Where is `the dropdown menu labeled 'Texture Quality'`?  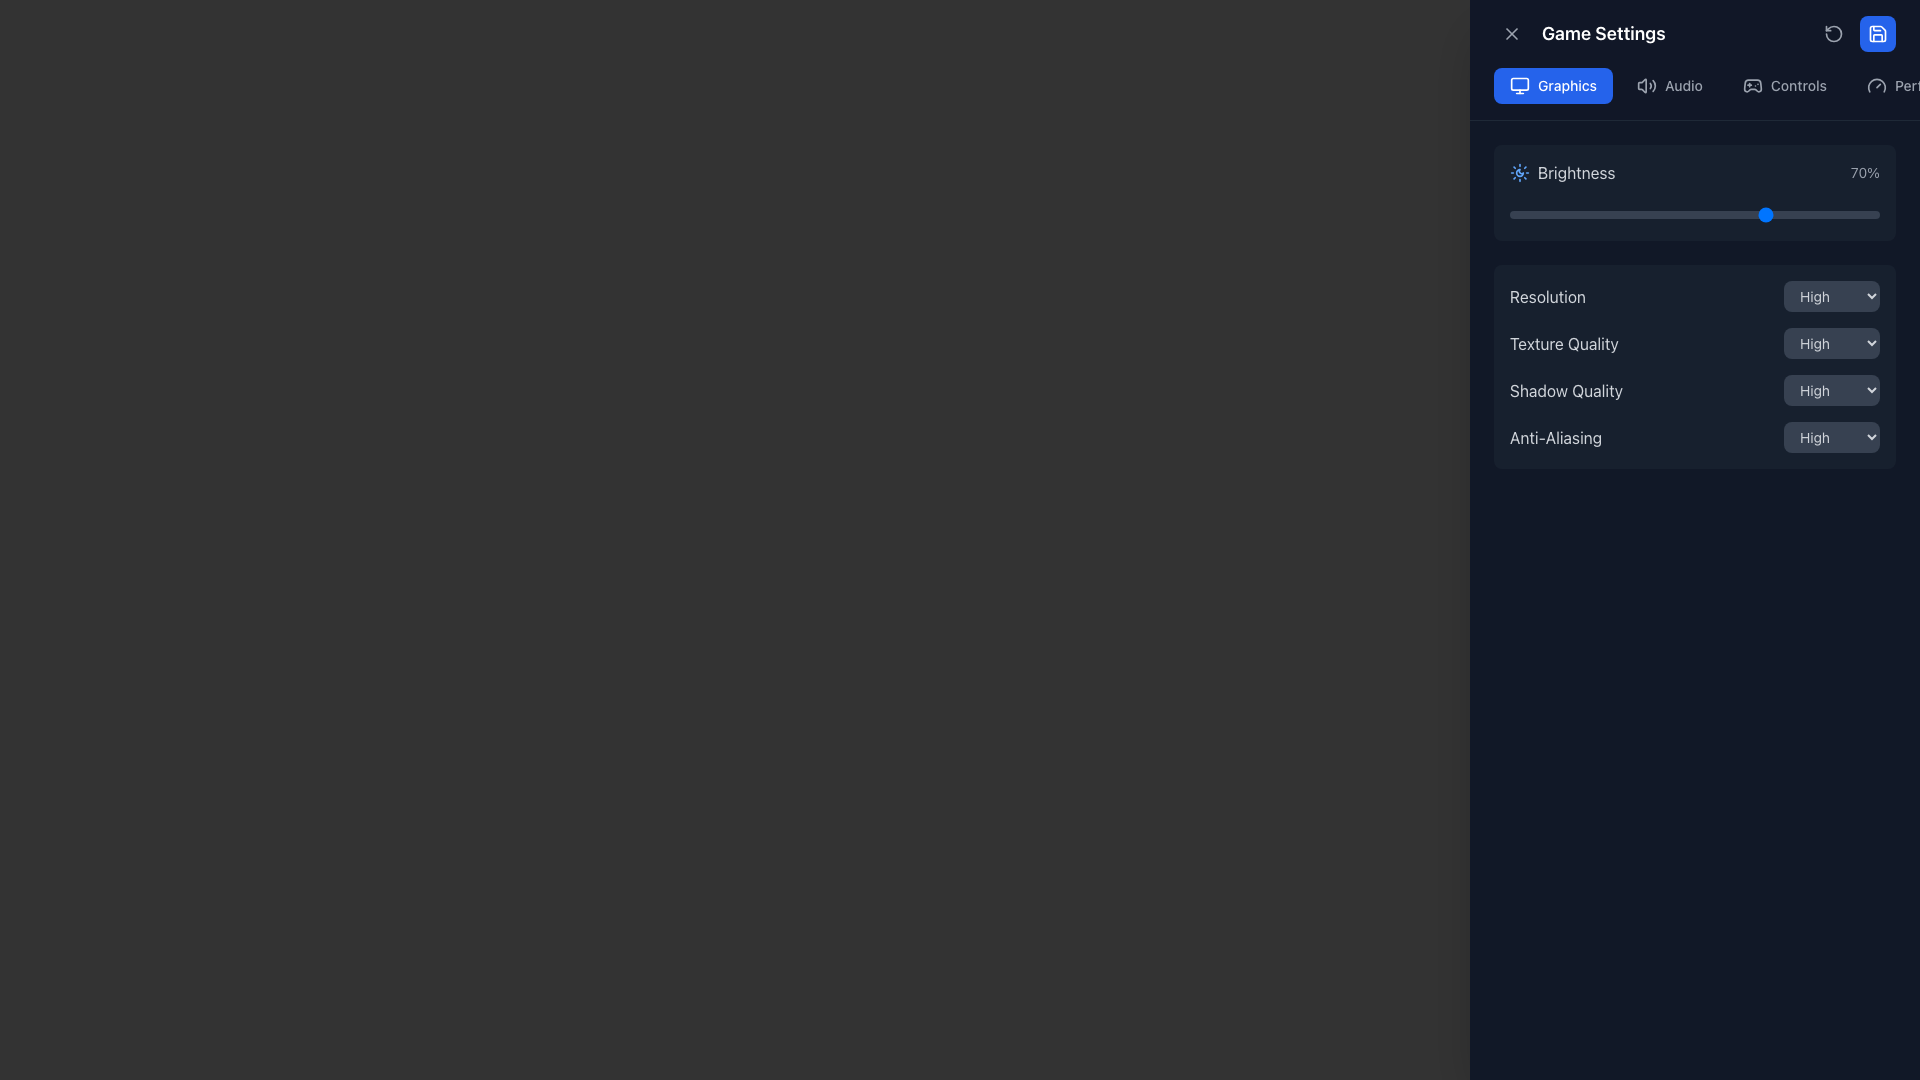 the dropdown menu labeled 'Texture Quality' is located at coordinates (1693, 342).